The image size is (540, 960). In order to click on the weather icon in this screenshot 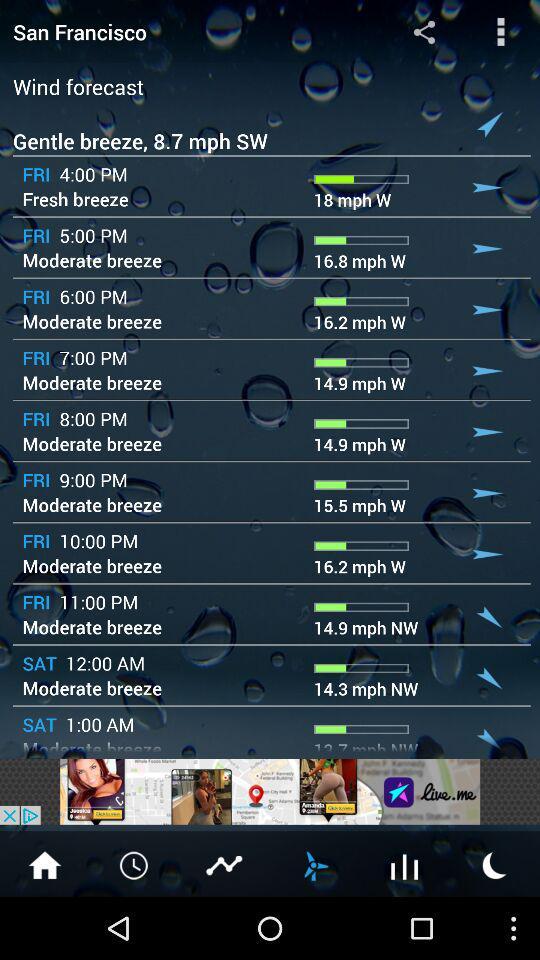, I will do `click(314, 925)`.